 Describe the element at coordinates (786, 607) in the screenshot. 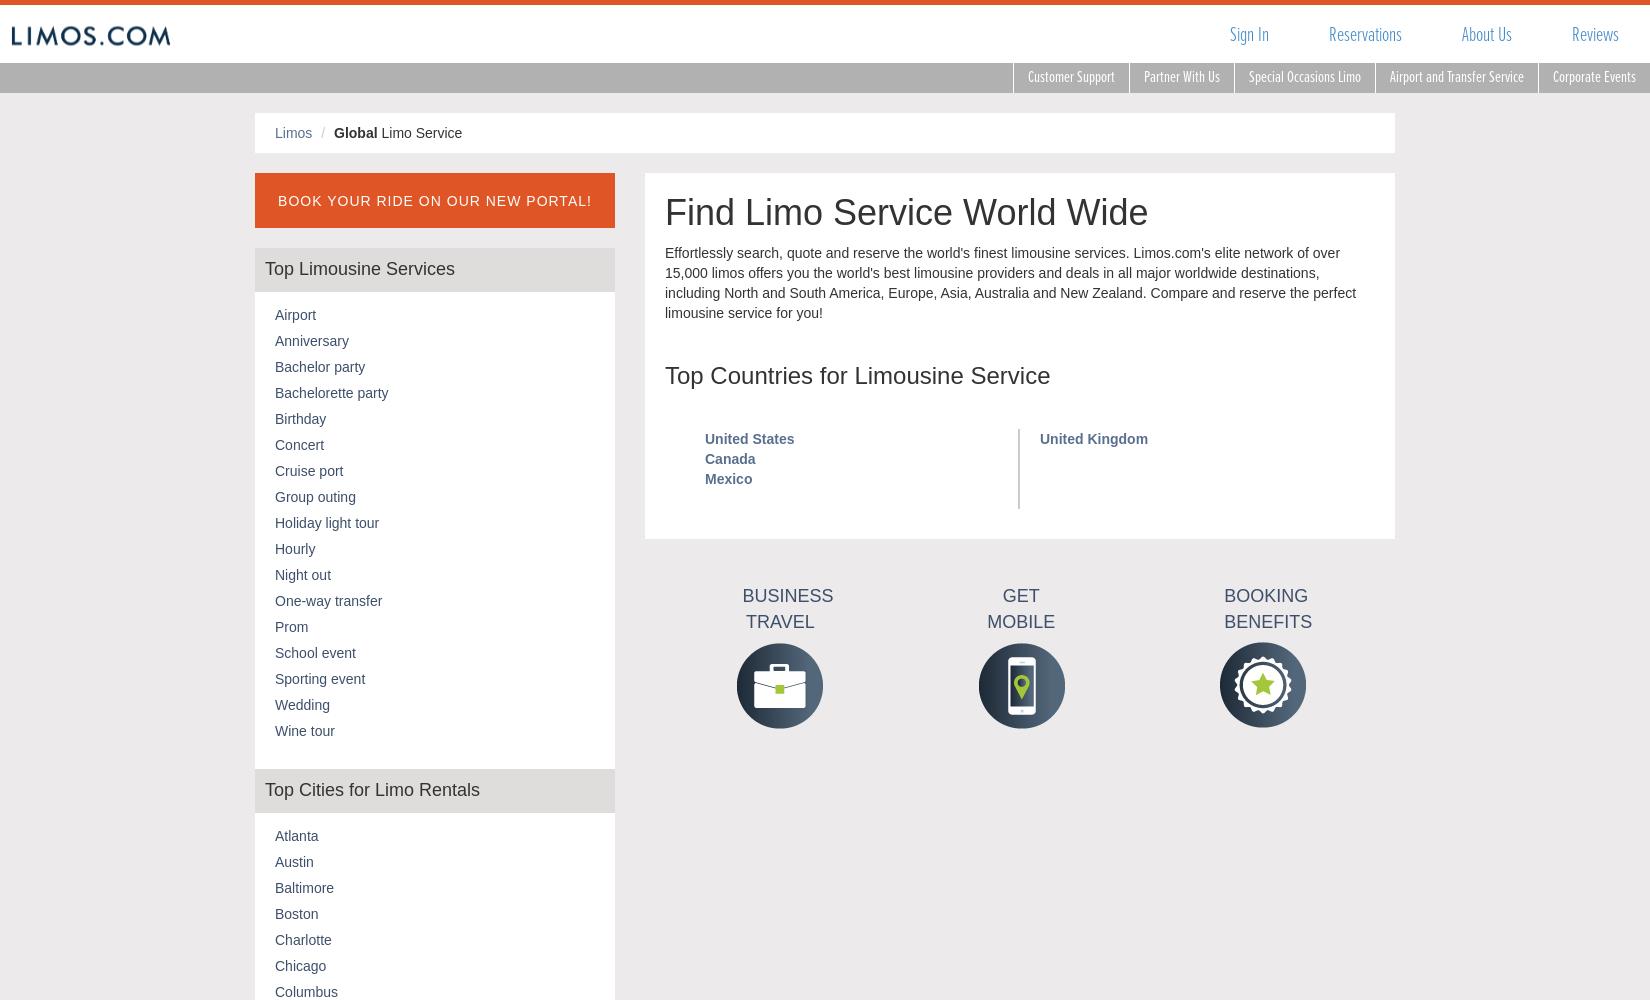

I see `'Business Travel'` at that location.